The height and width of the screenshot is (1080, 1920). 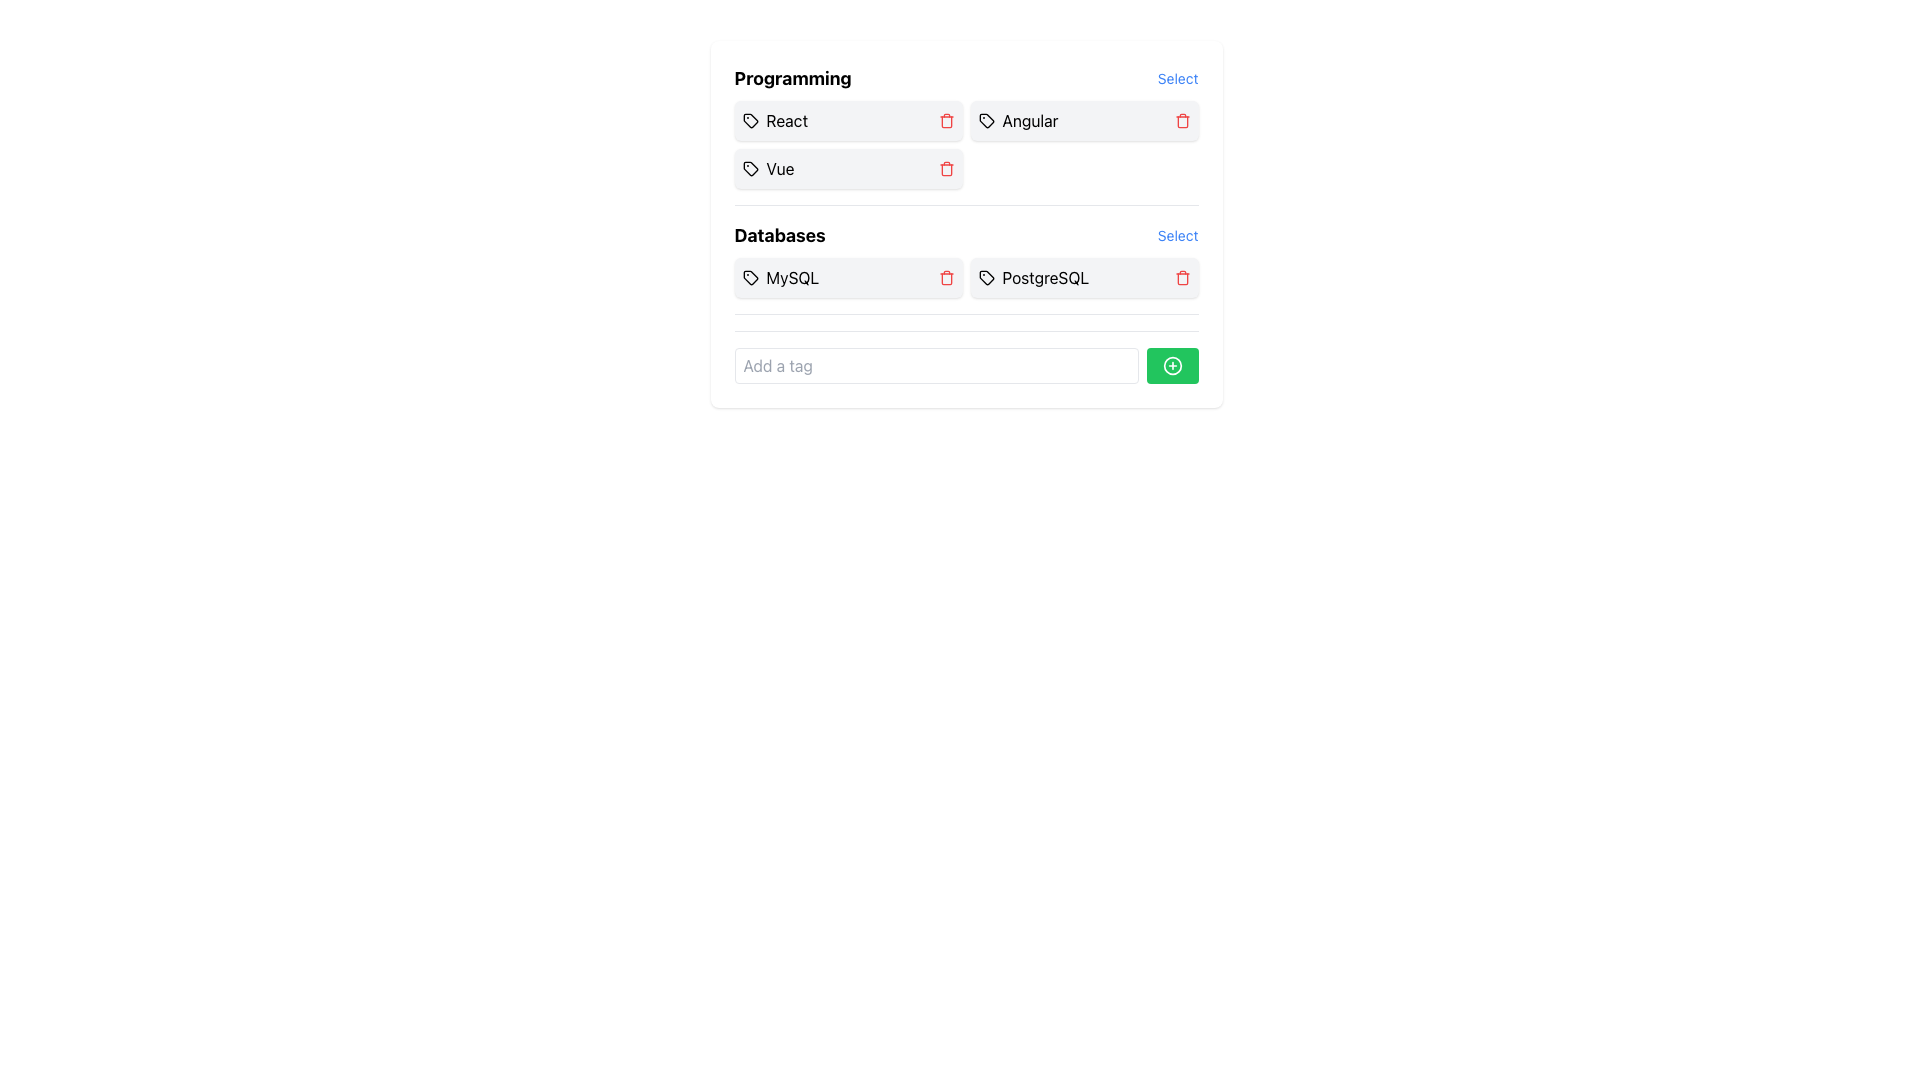 What do you see at coordinates (1083, 277) in the screenshot?
I see `the selectable option for the database 'PostgreSQL' represented as a button-like list item in the 'Databases' section` at bounding box center [1083, 277].